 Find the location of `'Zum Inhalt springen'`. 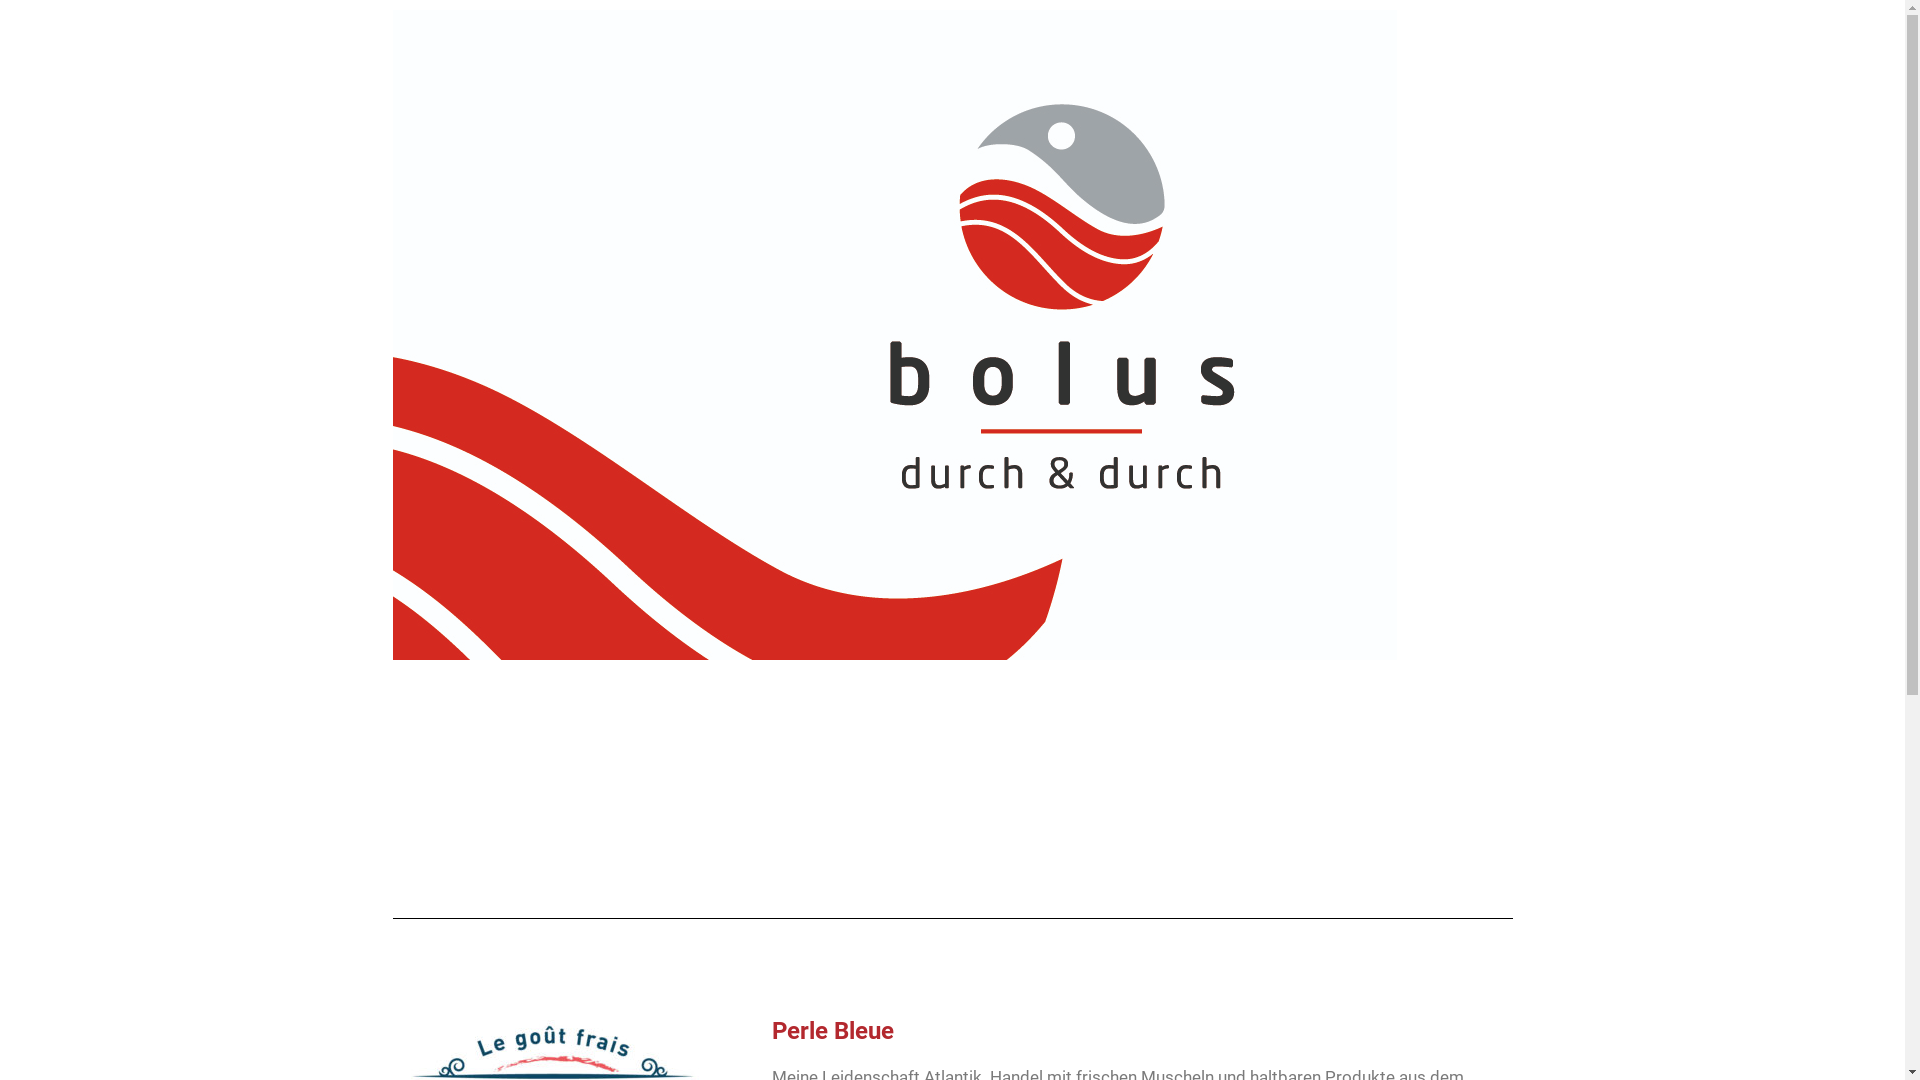

'Zum Inhalt springen' is located at coordinates (14, 42).